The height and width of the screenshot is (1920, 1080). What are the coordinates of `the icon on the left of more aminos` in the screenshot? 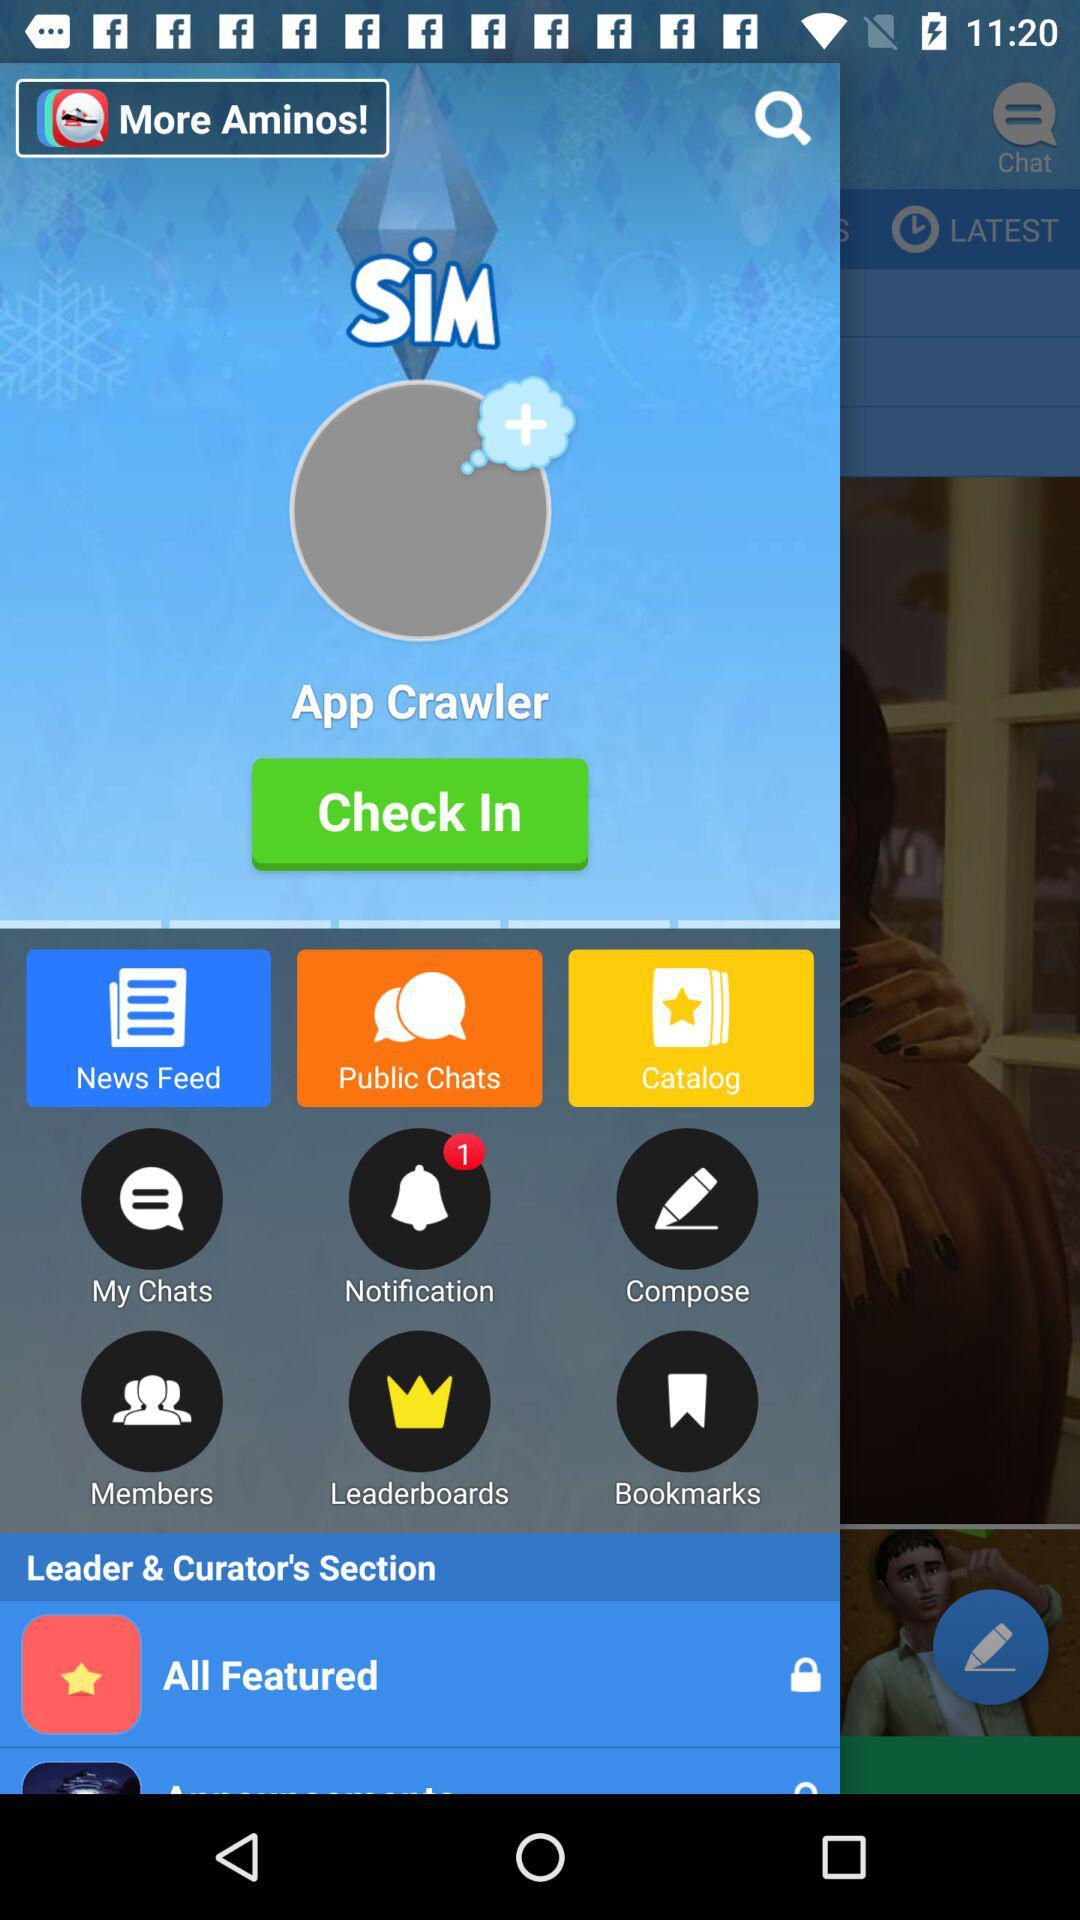 It's located at (61, 124).